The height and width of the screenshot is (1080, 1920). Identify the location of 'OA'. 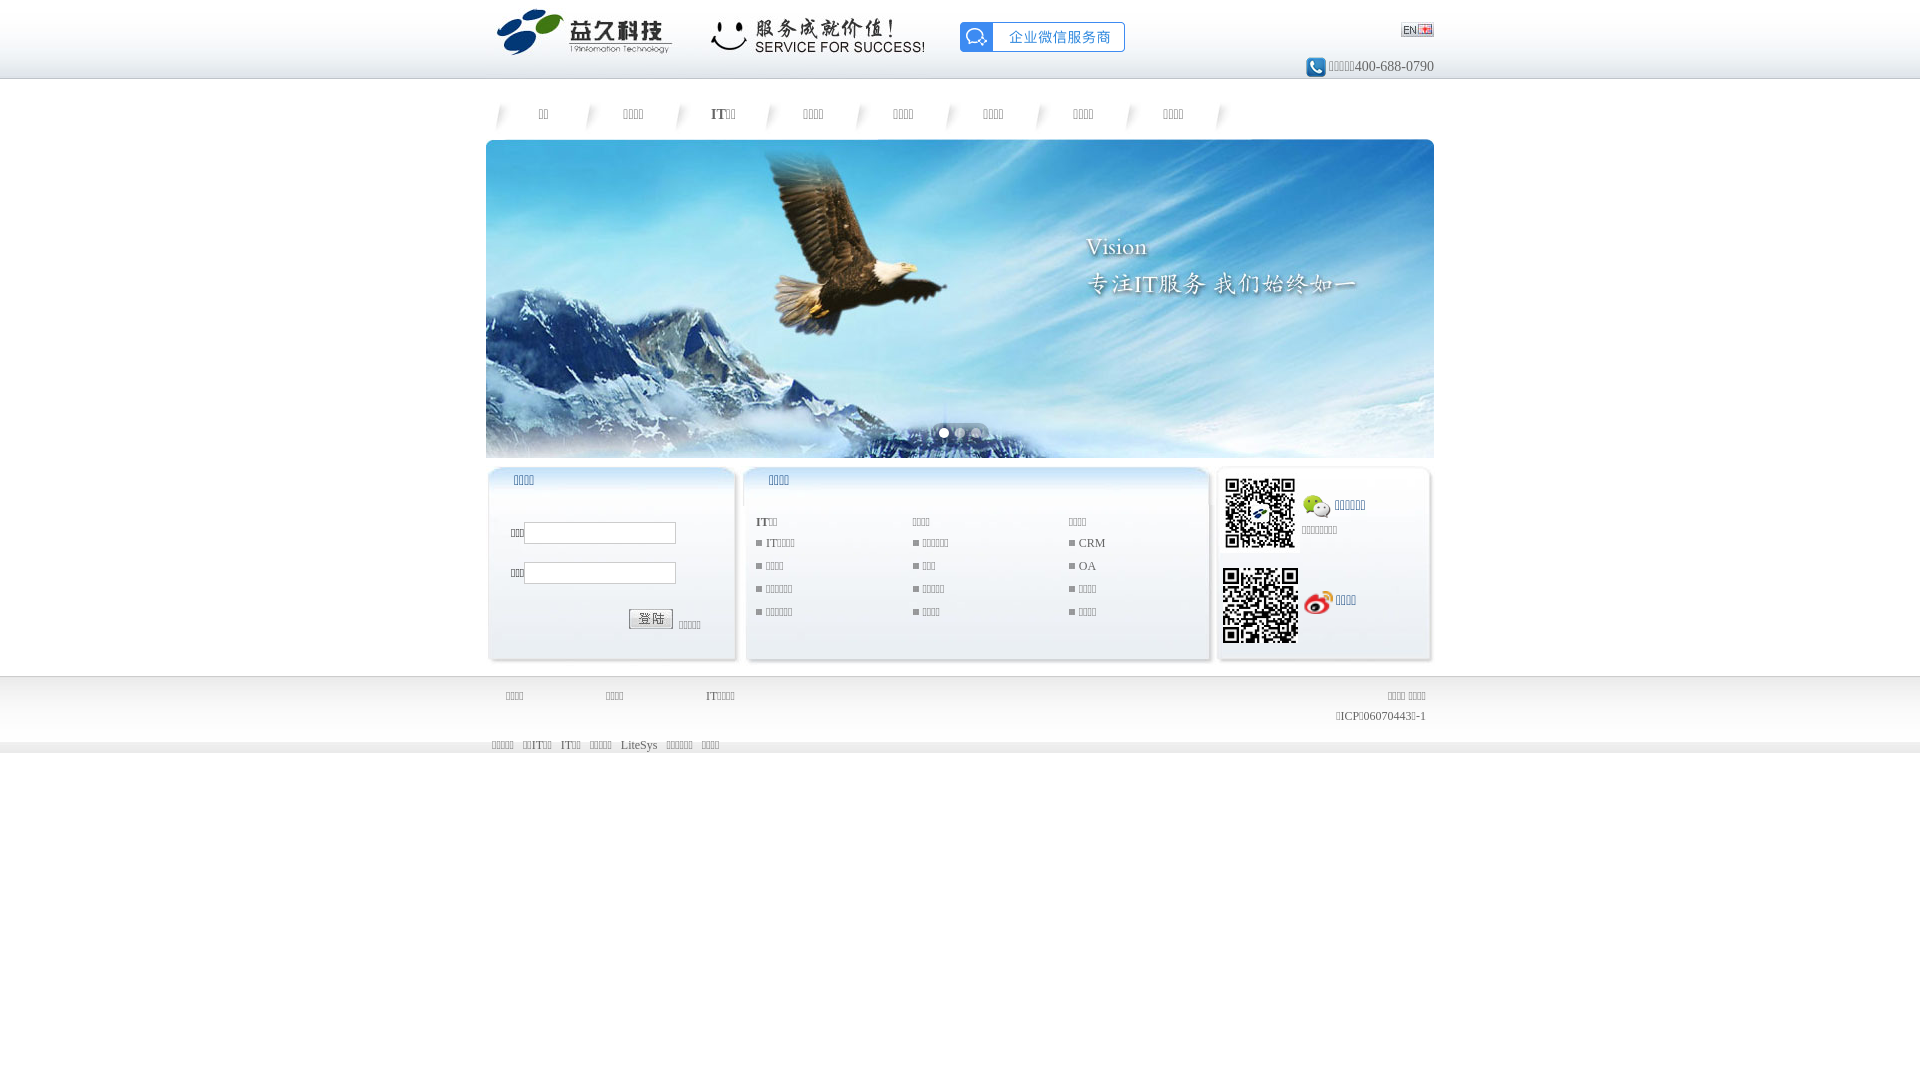
(1078, 564).